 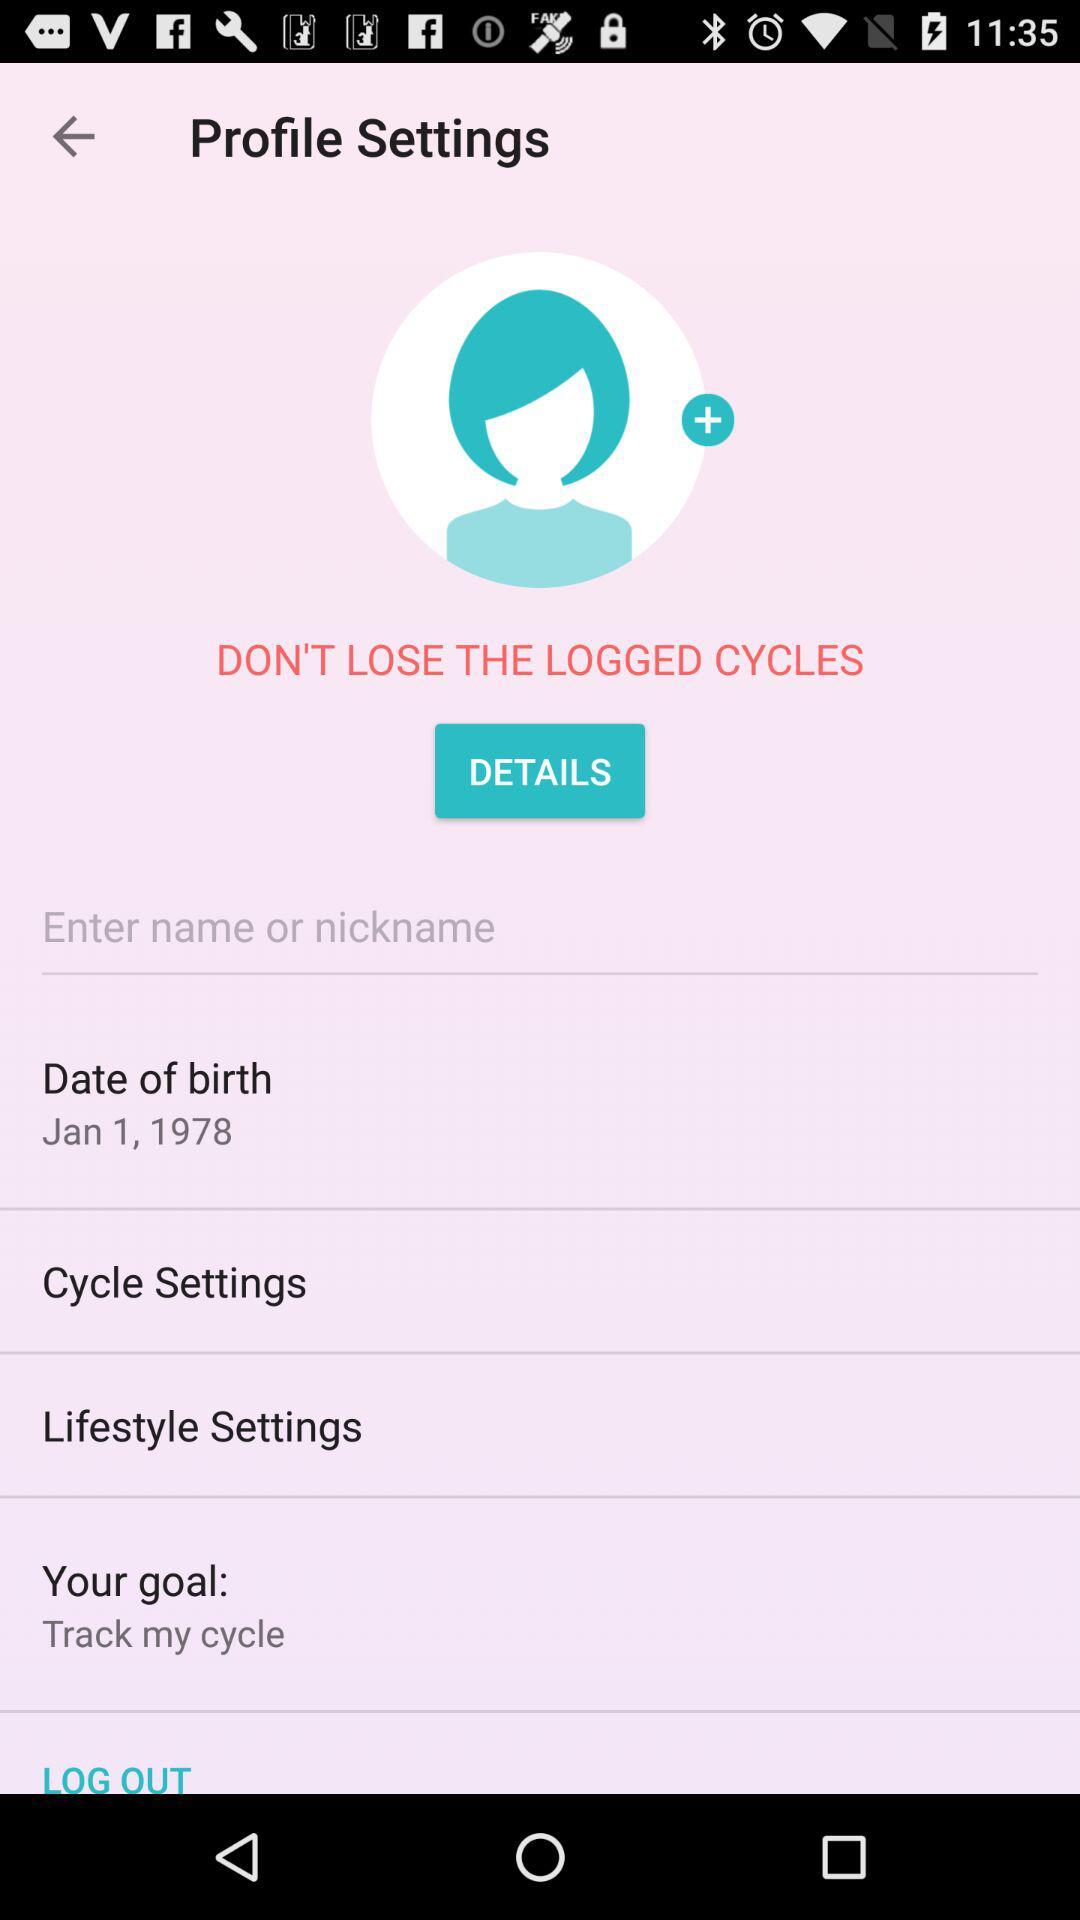 What do you see at coordinates (540, 1424) in the screenshot?
I see `the lifestyle settings item` at bounding box center [540, 1424].